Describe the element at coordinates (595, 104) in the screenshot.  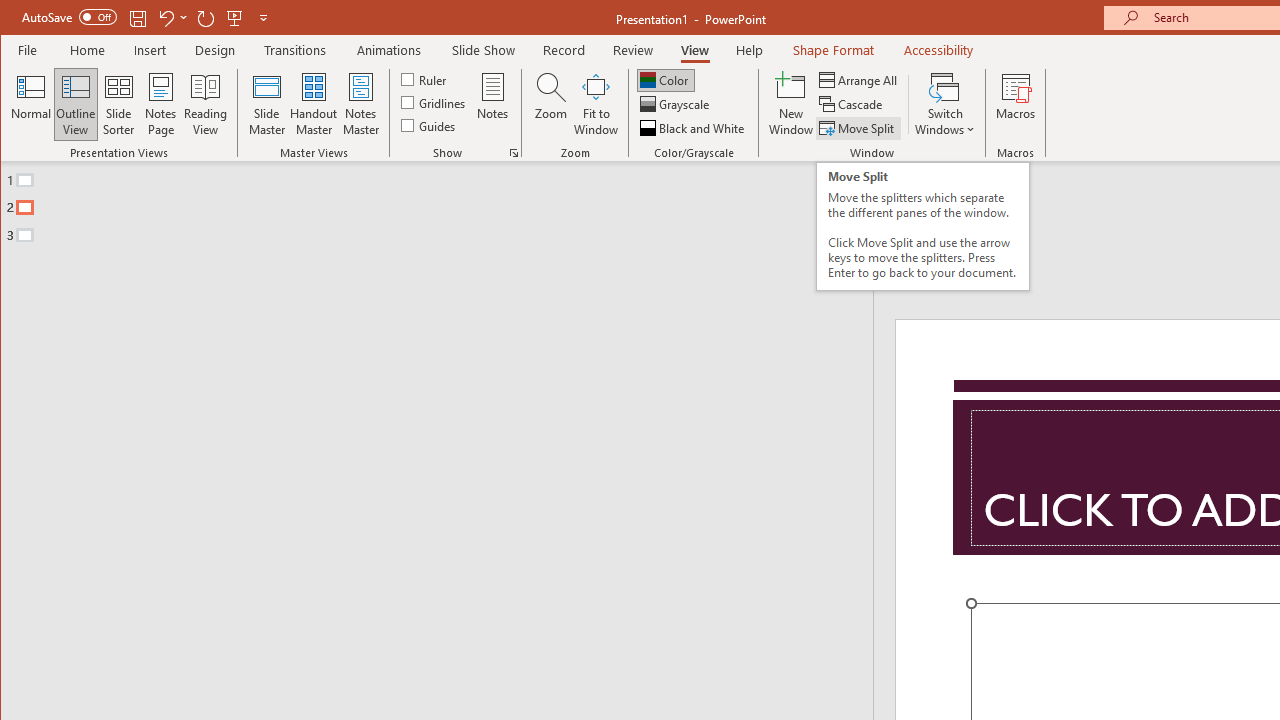
I see `'Fit to Window'` at that location.